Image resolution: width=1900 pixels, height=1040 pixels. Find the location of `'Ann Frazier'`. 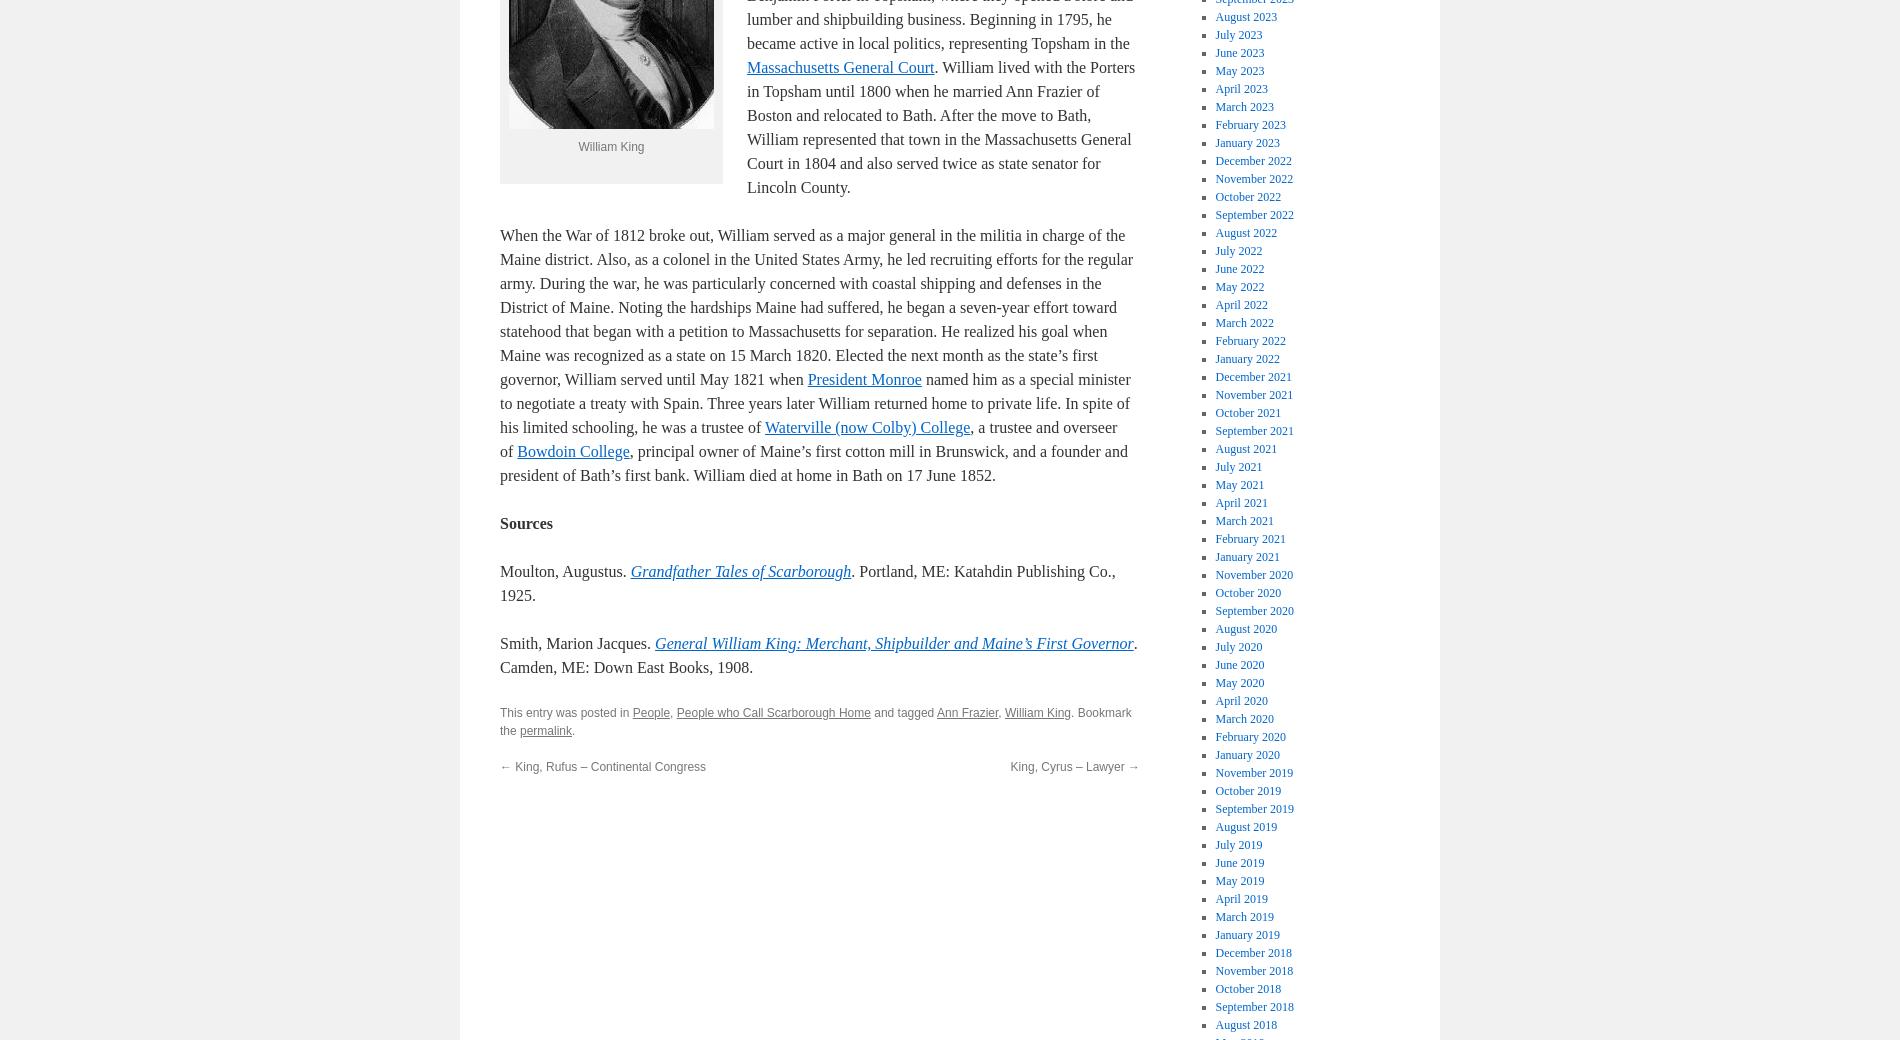

'Ann Frazier' is located at coordinates (966, 713).